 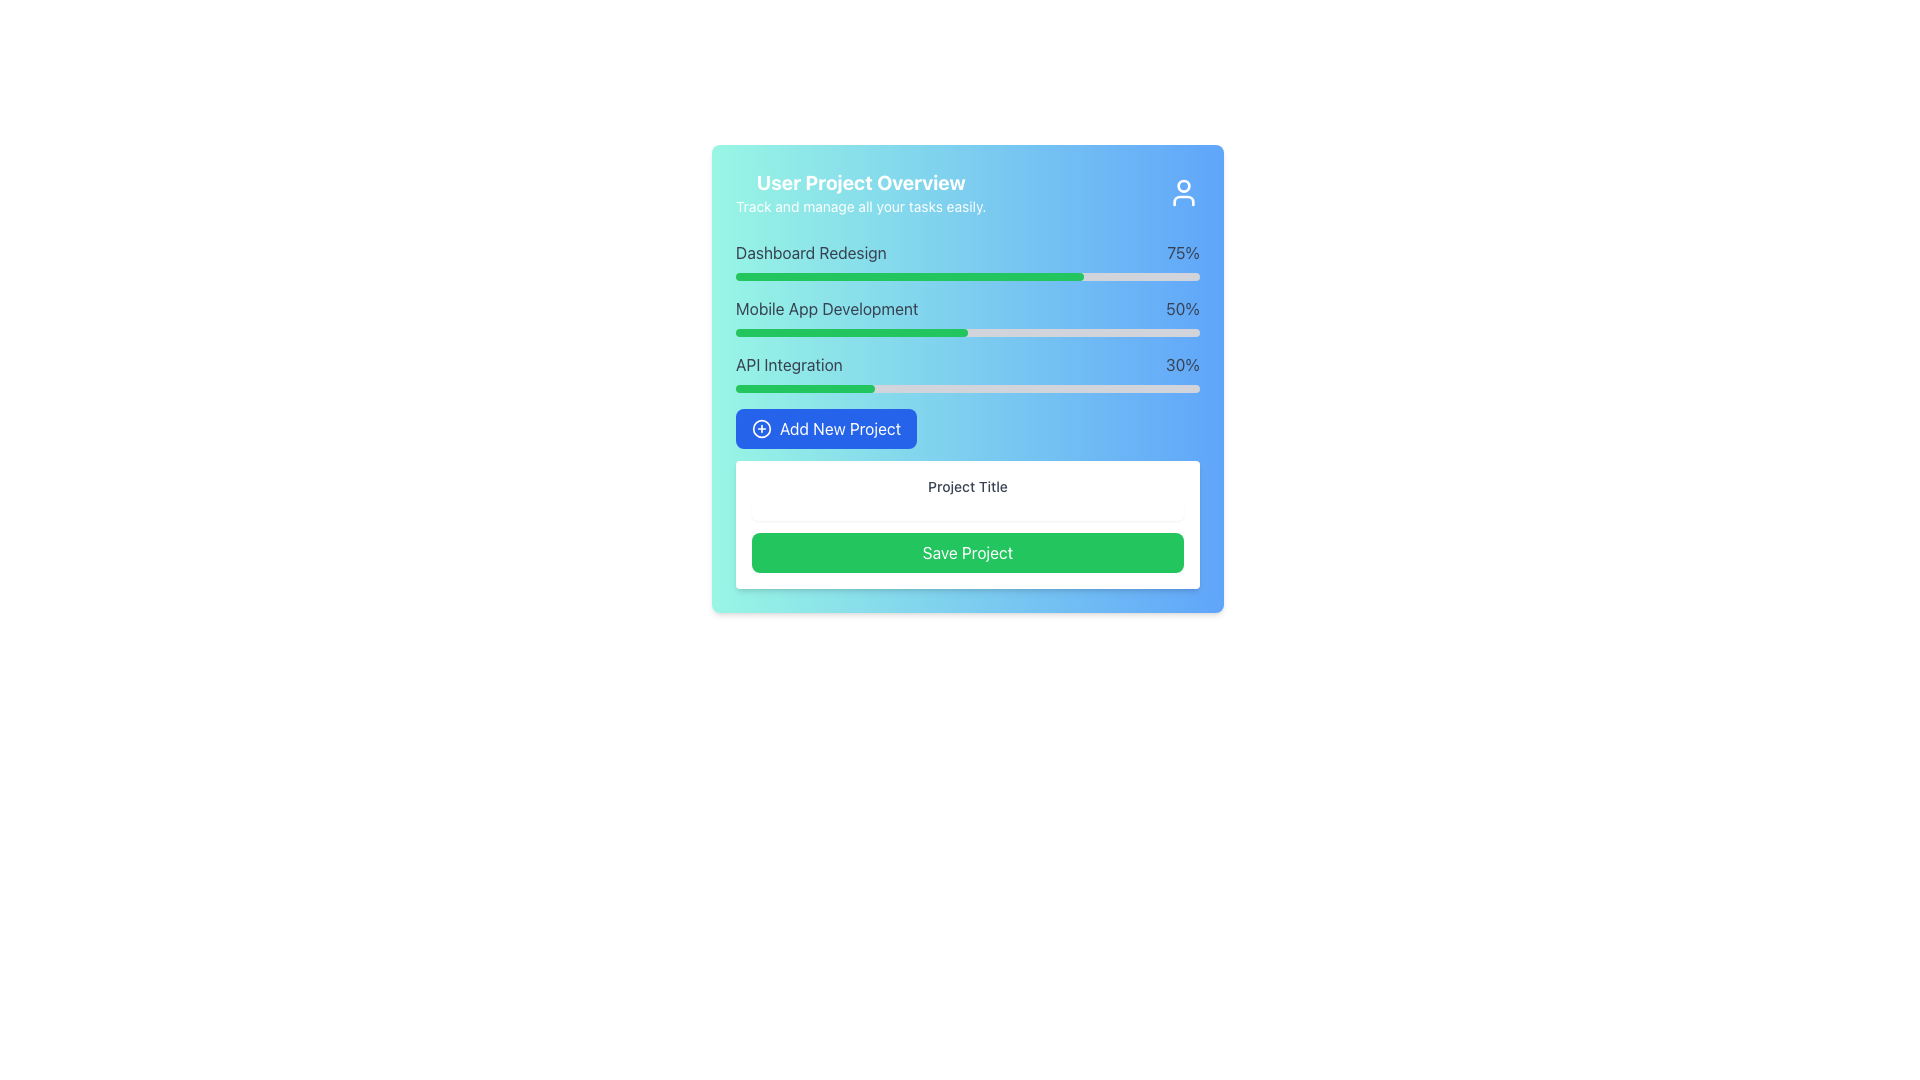 What do you see at coordinates (805, 389) in the screenshot?
I see `the Progress Bar Segment indicating 30% completion of the 'API Integration' task located beneath the label 'API Integration'` at bounding box center [805, 389].